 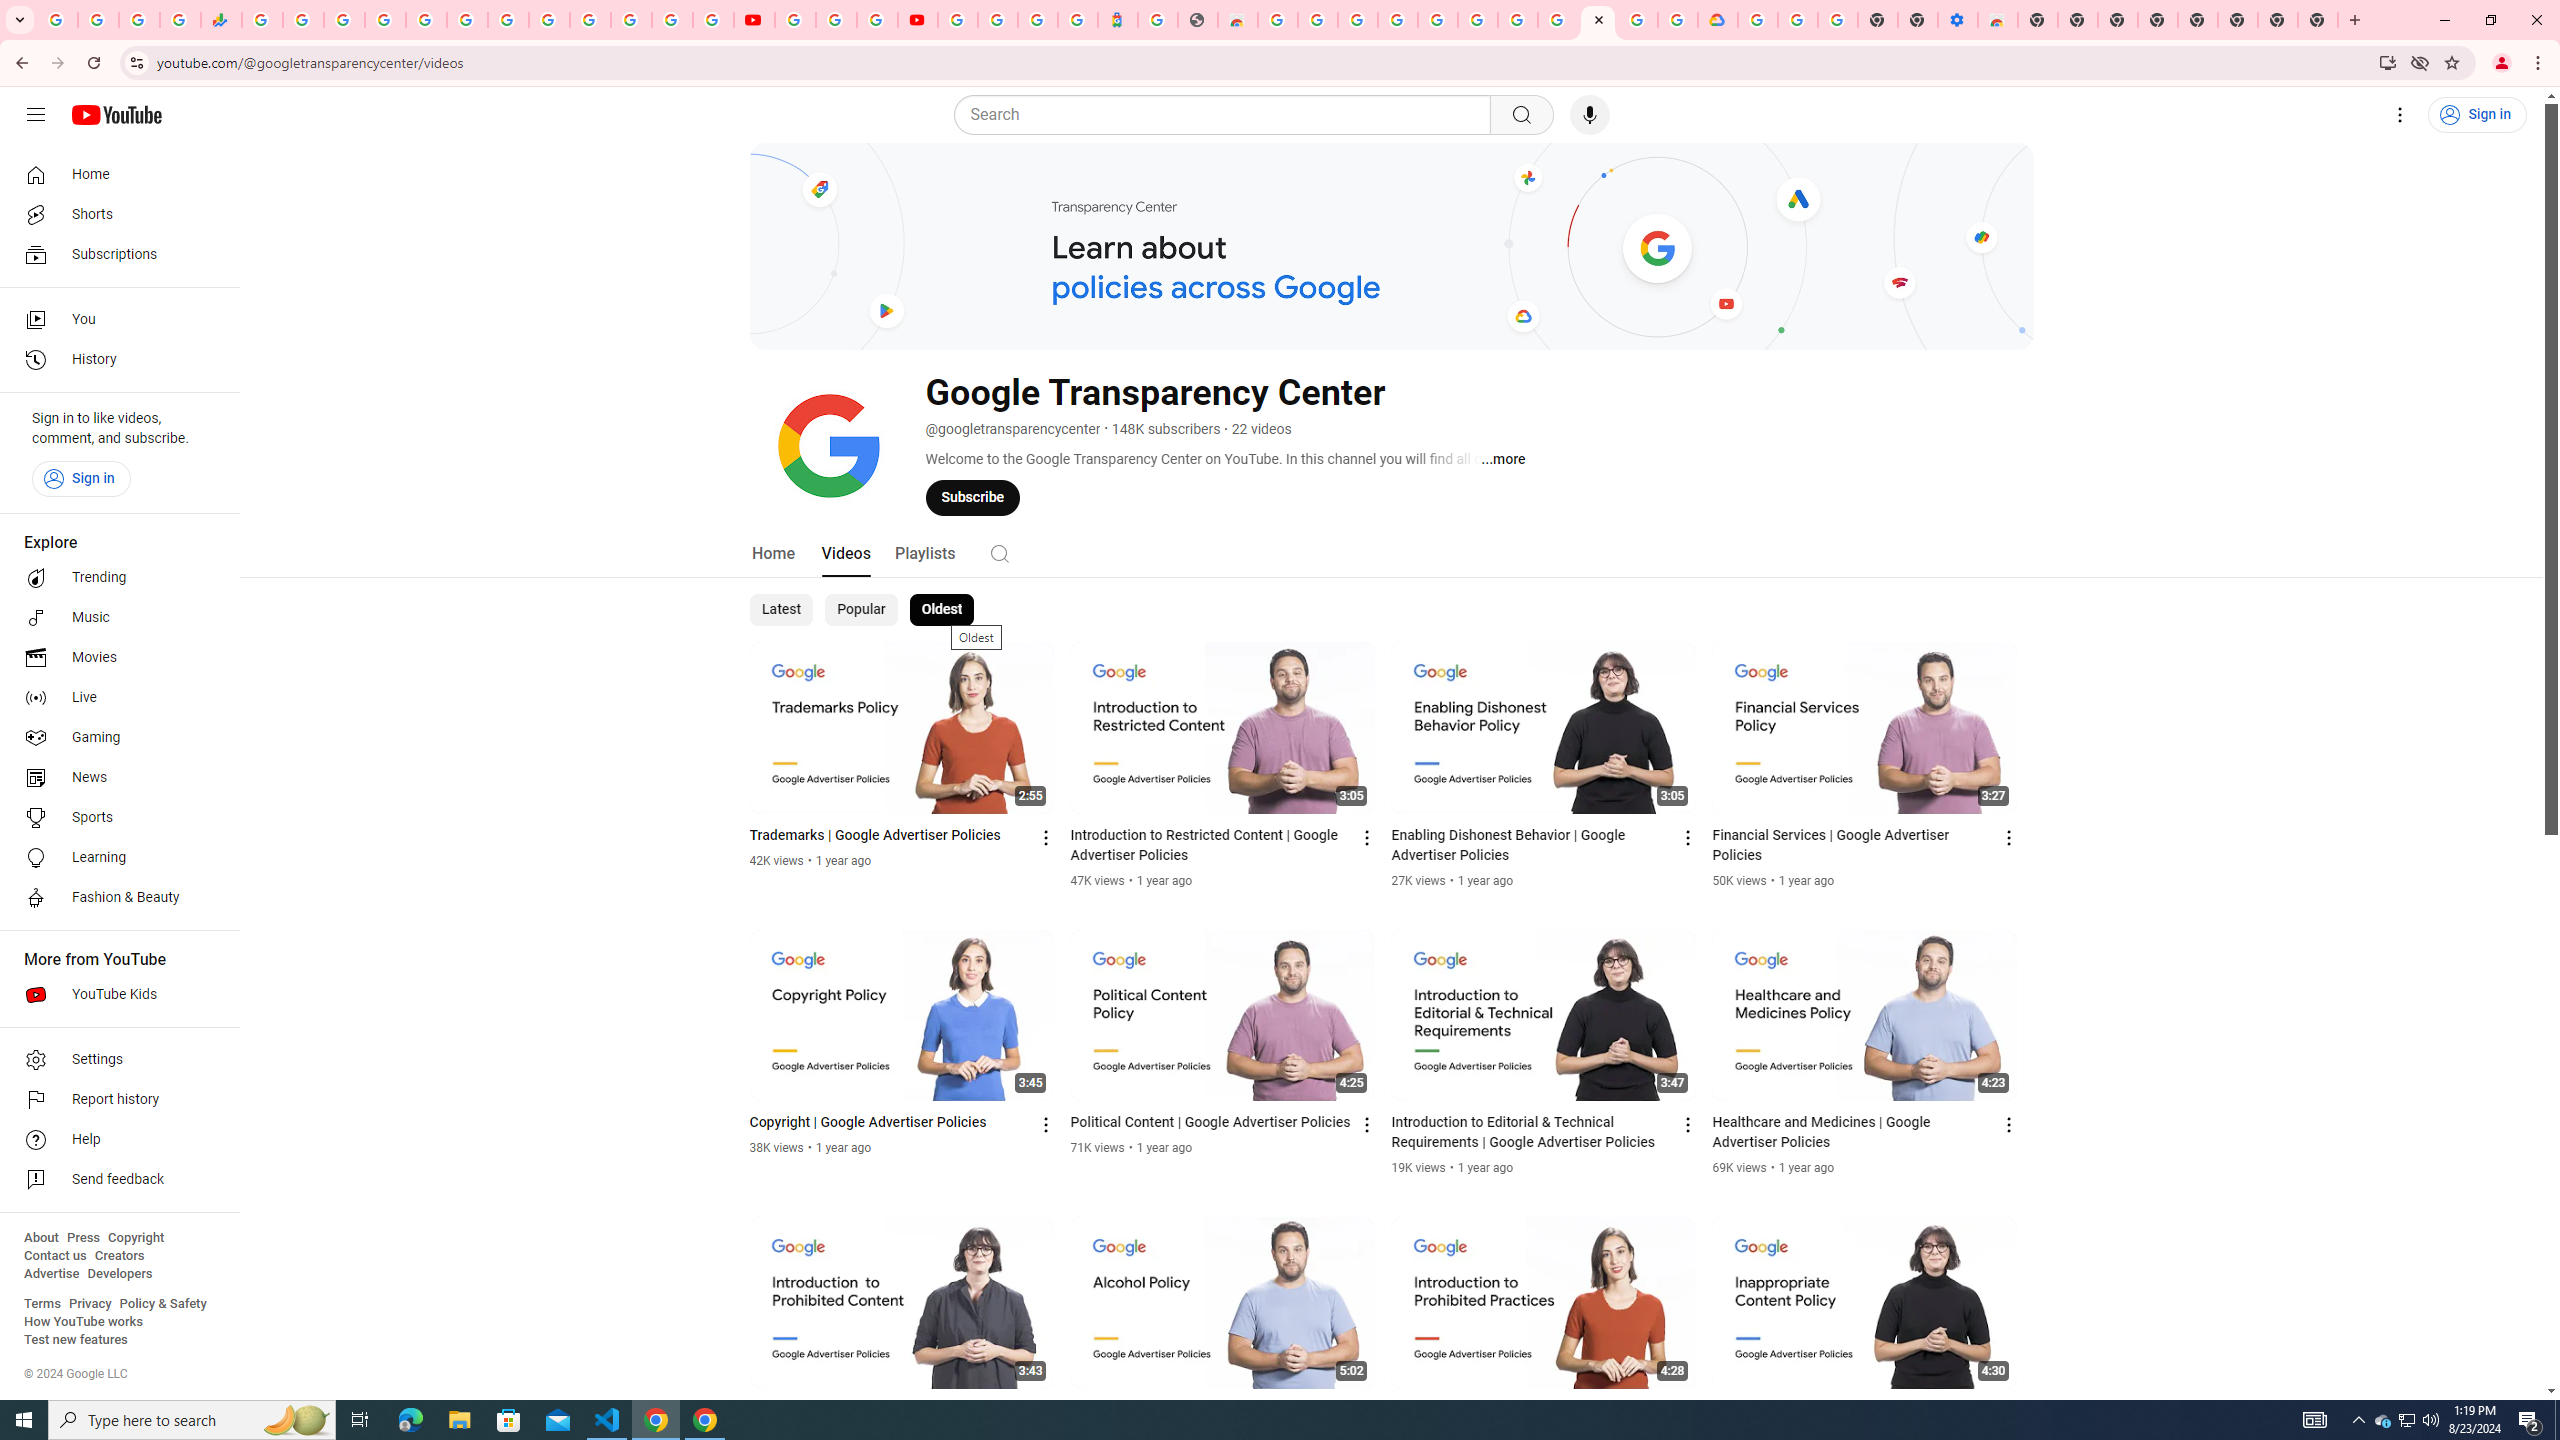 I want to click on 'Policy & Safety', so click(x=162, y=1302).